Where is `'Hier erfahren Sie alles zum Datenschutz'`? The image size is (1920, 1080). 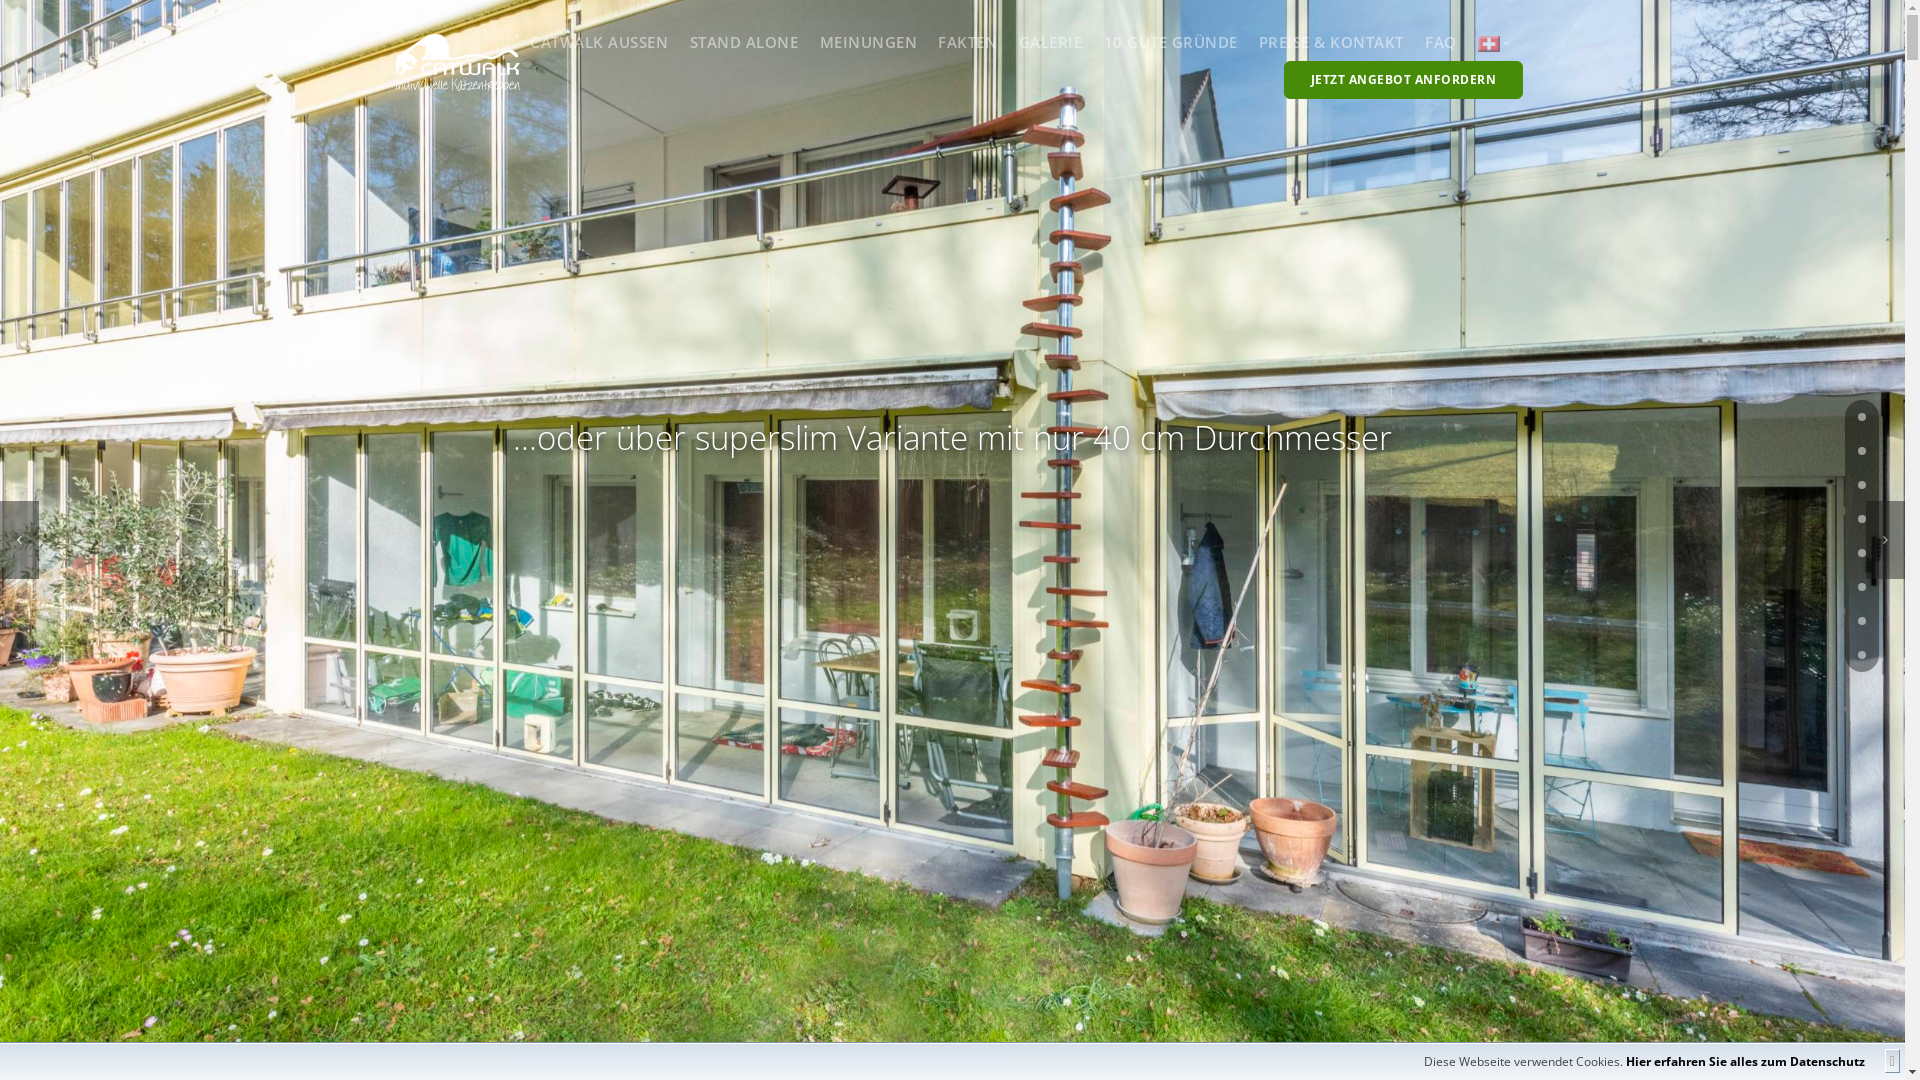
'Hier erfahren Sie alles zum Datenschutz' is located at coordinates (1626, 1060).